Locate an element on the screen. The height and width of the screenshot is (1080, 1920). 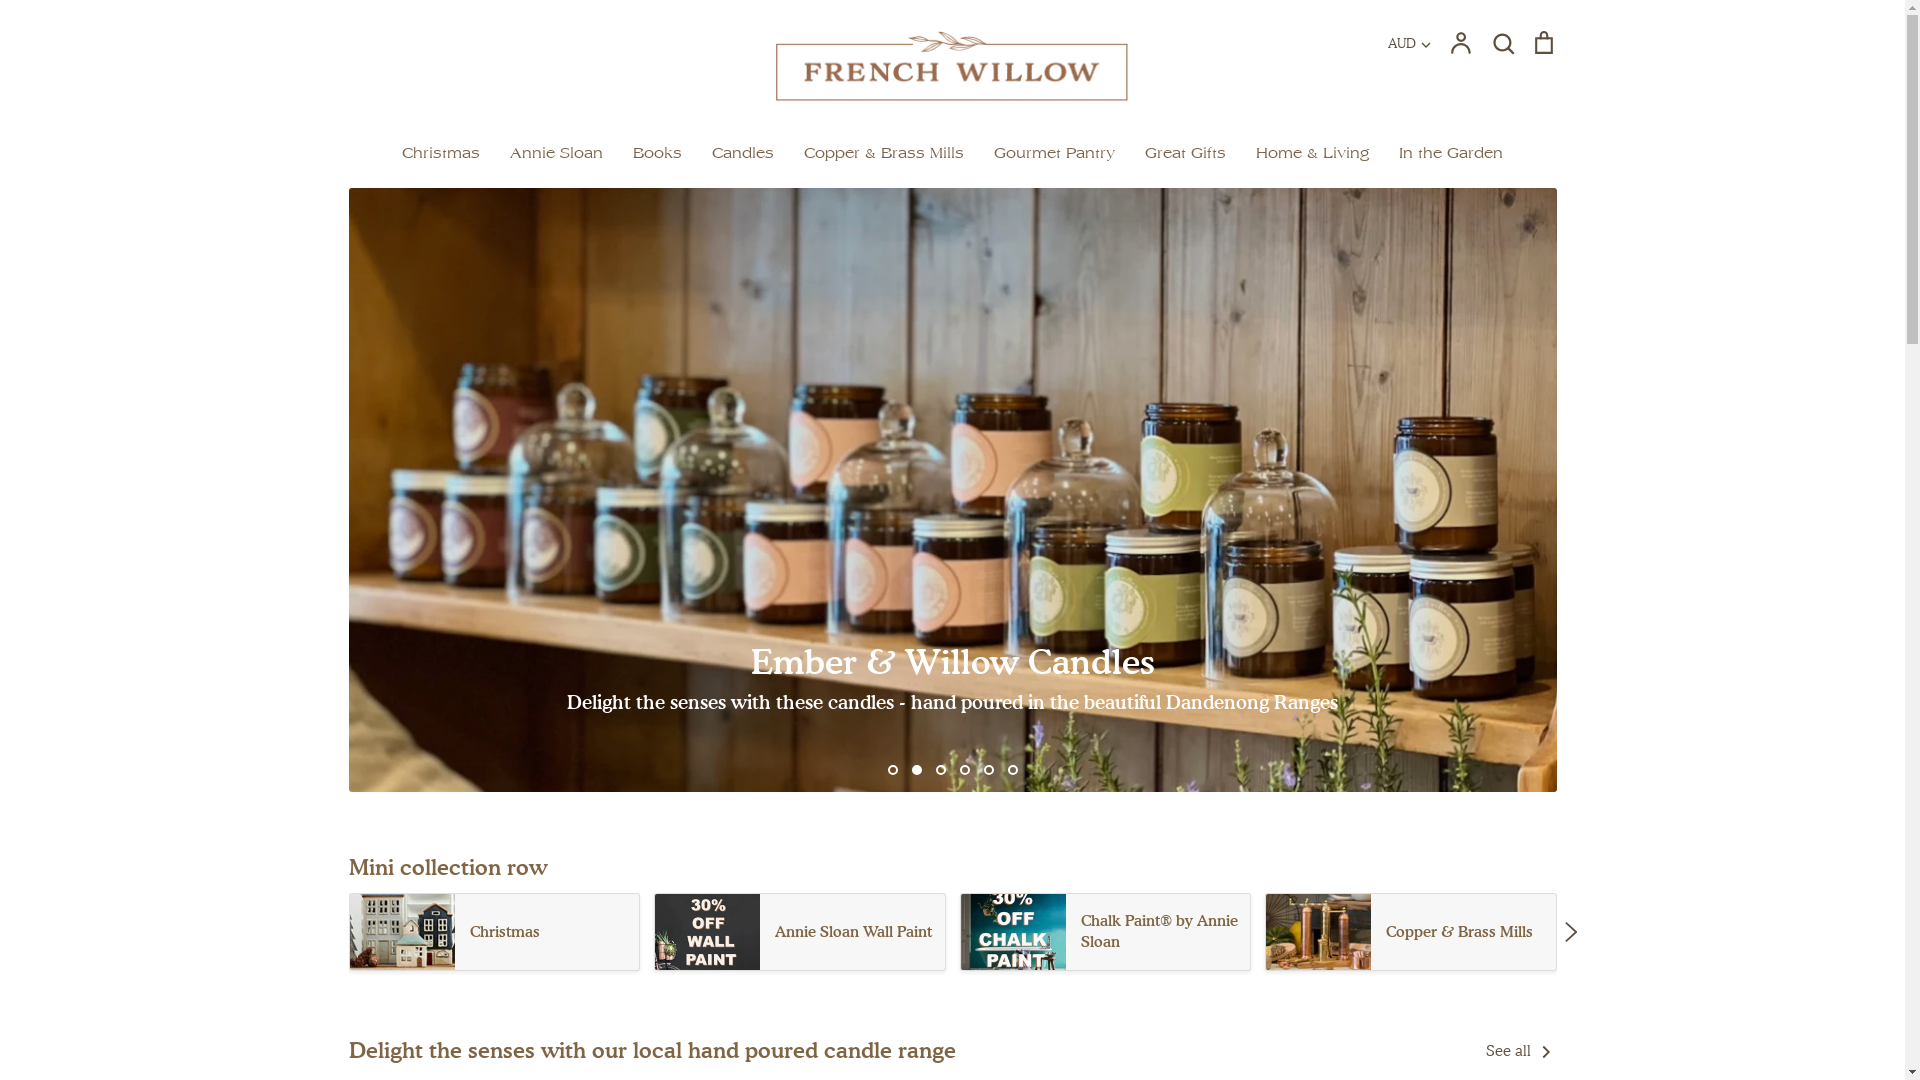
'Annie Sloan Wall Paint' is located at coordinates (800, 932).